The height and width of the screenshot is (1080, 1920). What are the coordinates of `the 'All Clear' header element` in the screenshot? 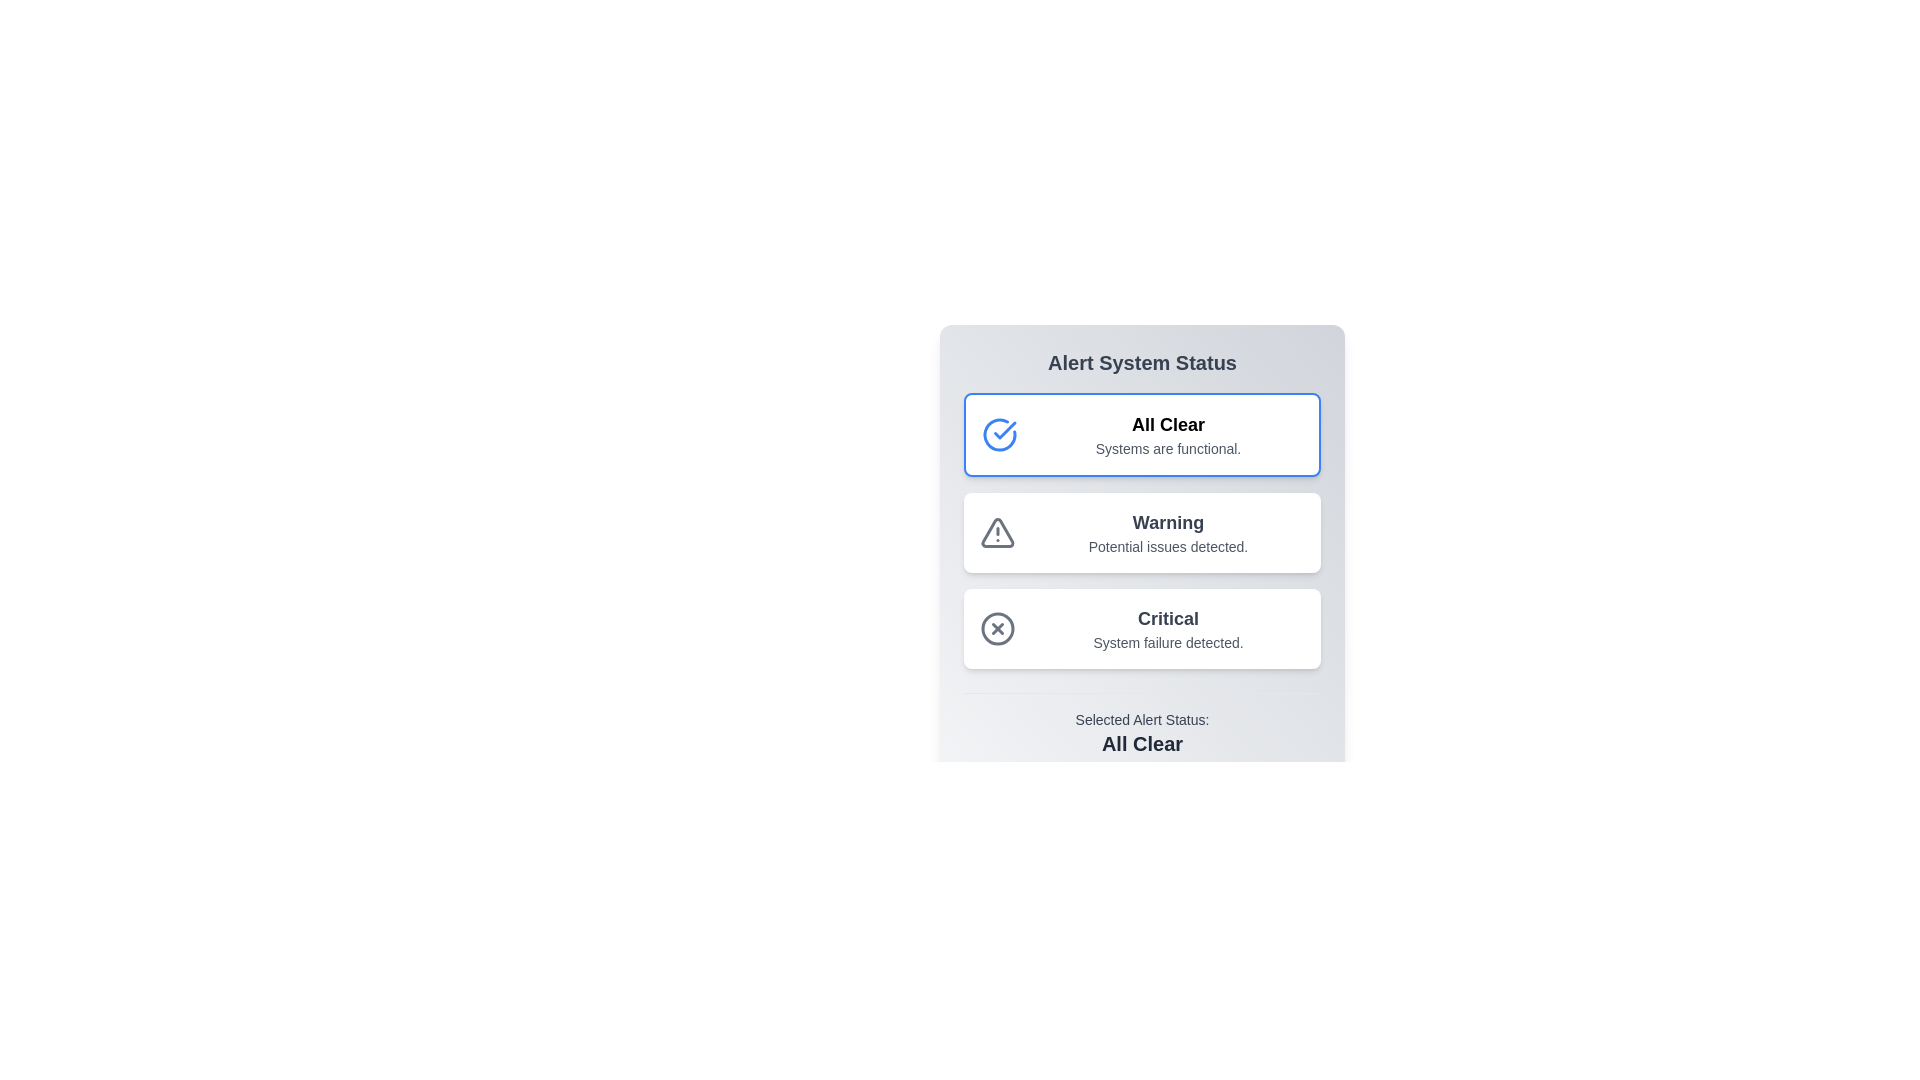 It's located at (1168, 423).